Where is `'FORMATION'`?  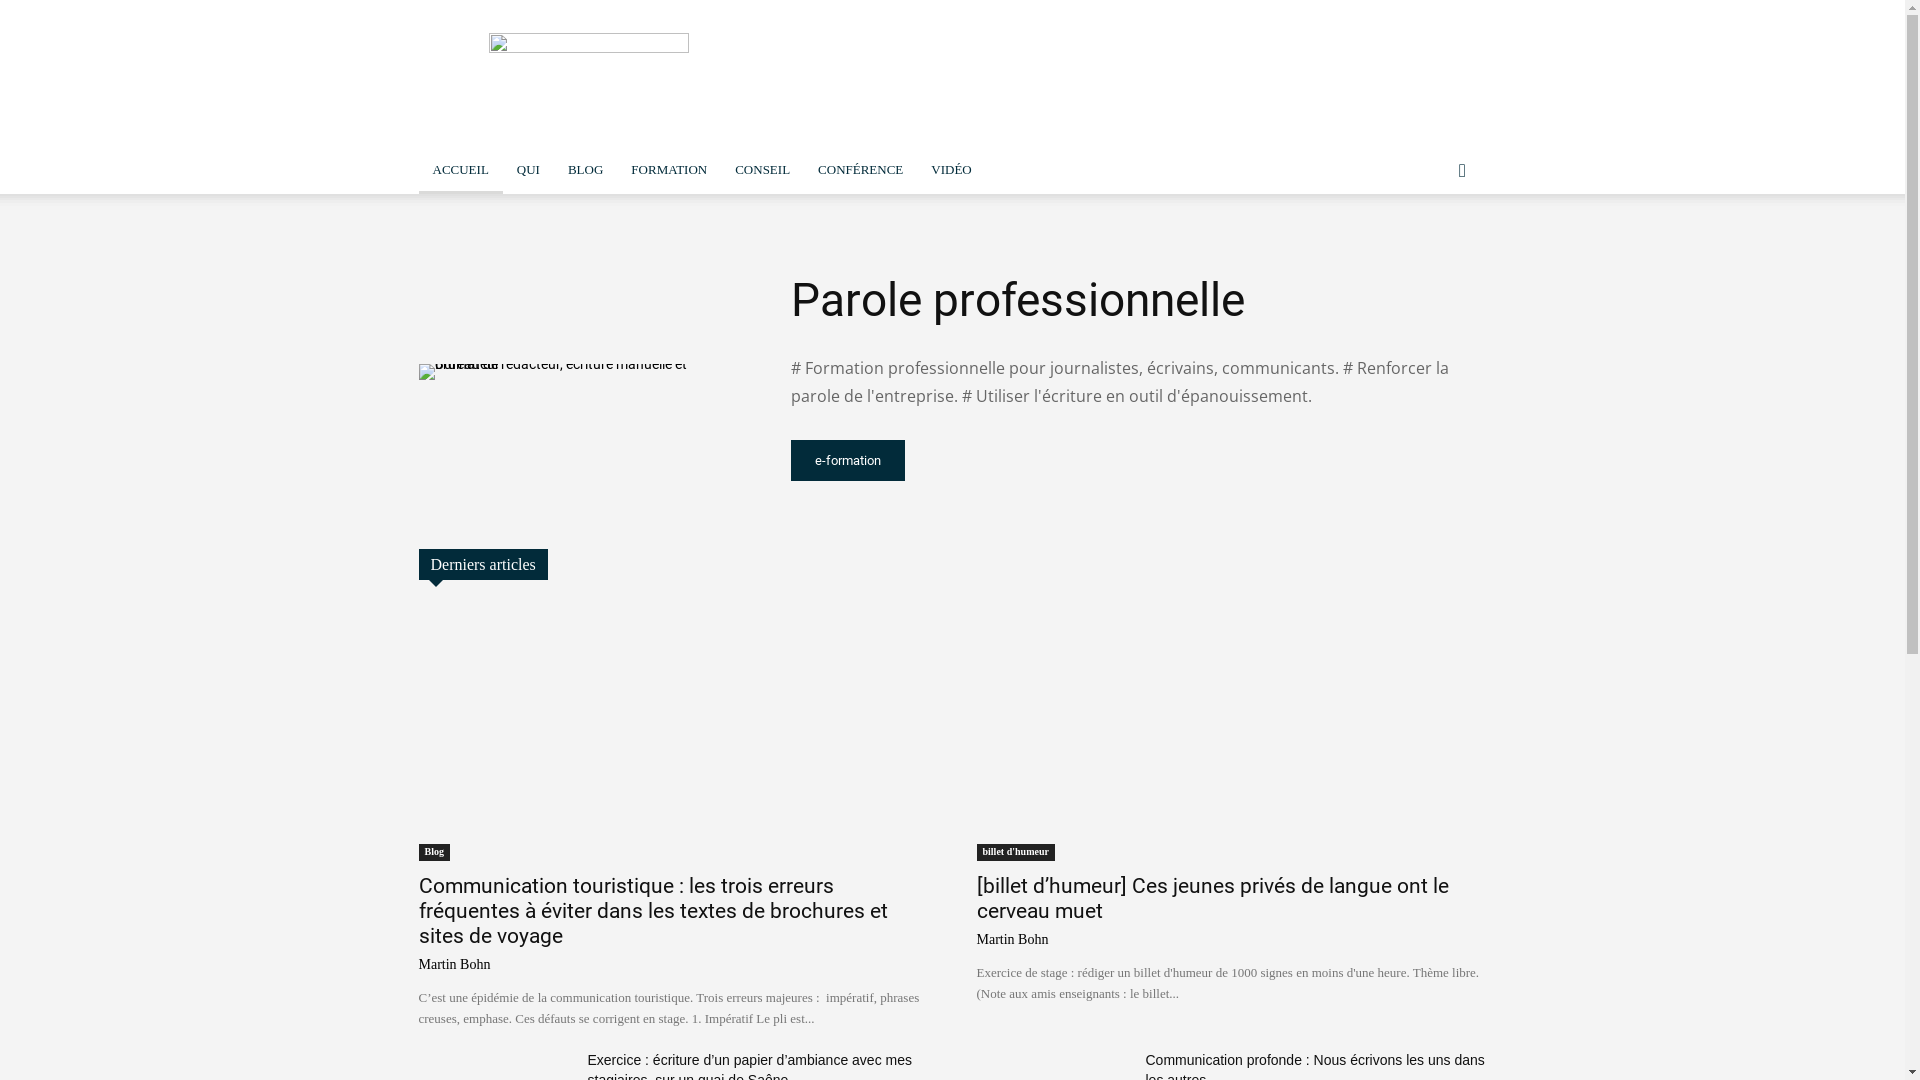
'FORMATION' is located at coordinates (668, 168).